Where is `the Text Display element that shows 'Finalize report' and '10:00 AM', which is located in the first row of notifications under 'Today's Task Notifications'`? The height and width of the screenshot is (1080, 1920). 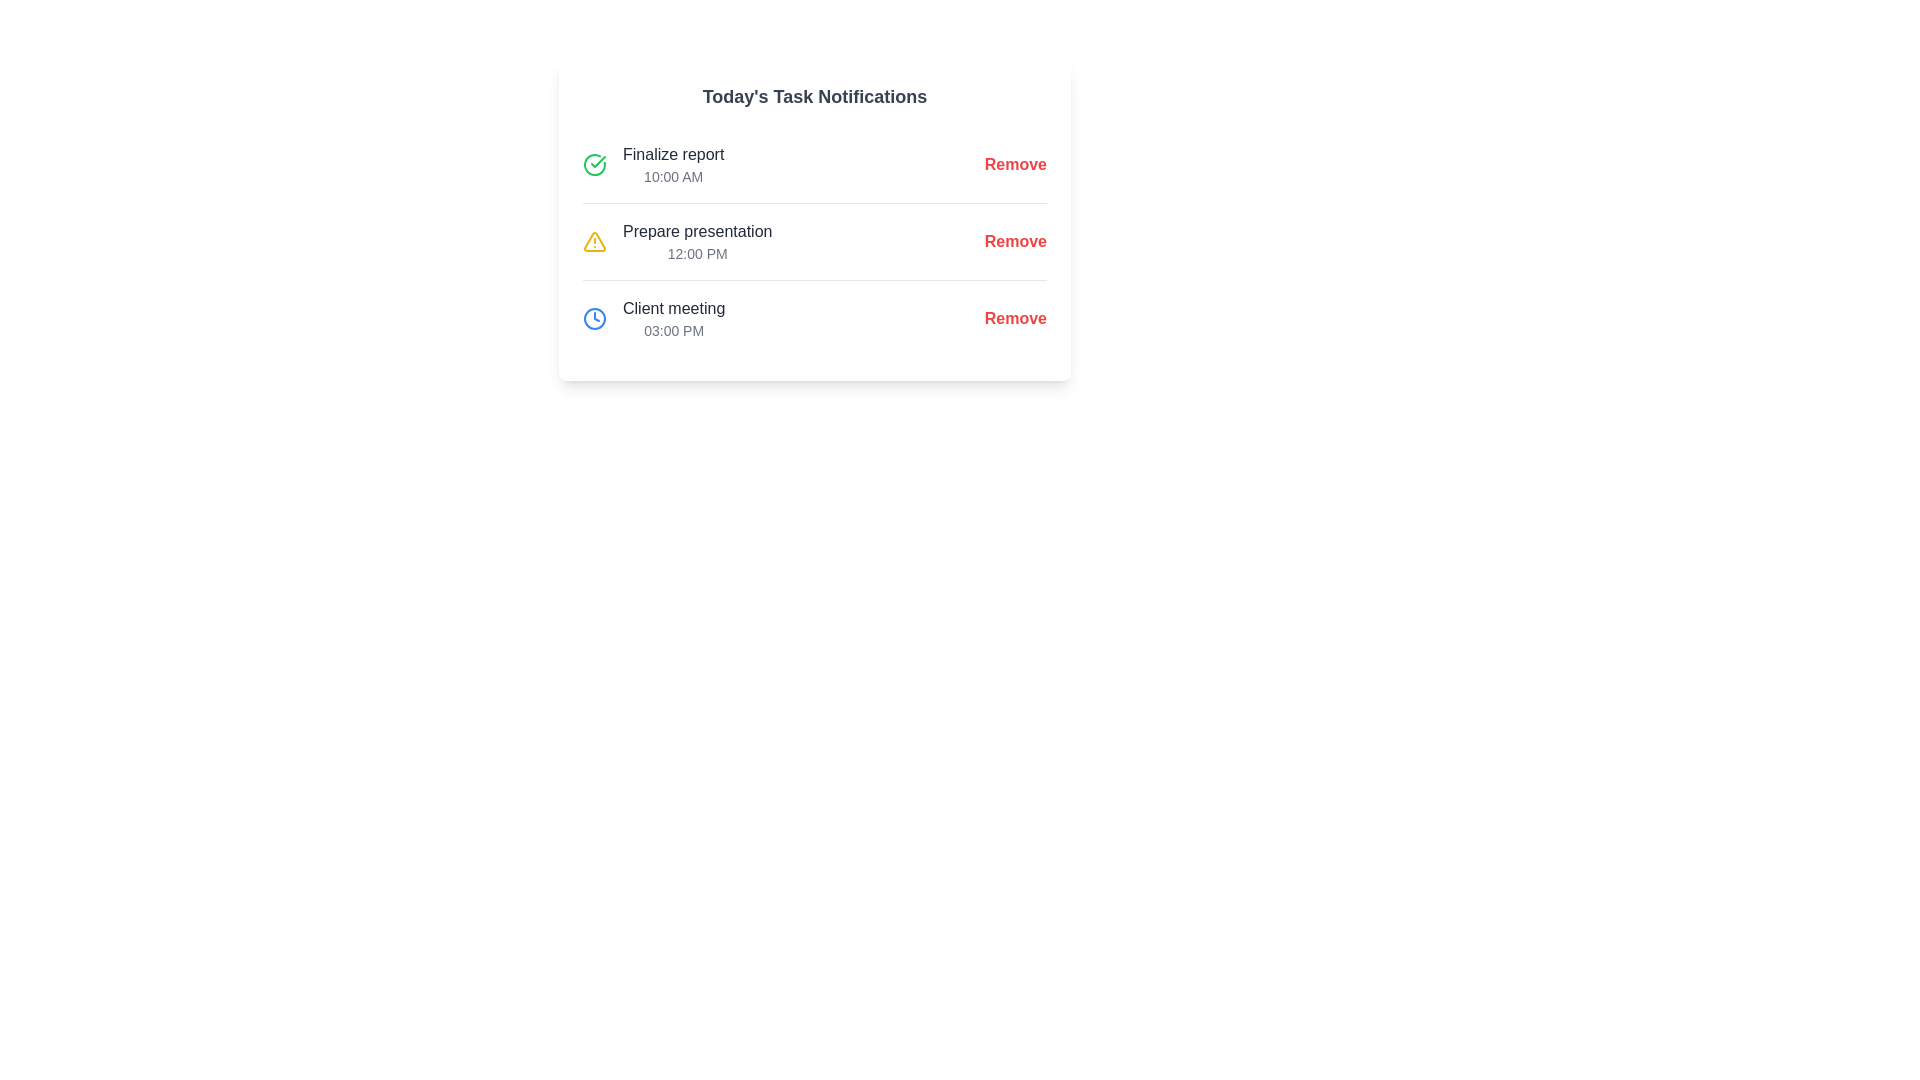
the Text Display element that shows 'Finalize report' and '10:00 AM', which is located in the first row of notifications under 'Today's Task Notifications' is located at coordinates (673, 164).